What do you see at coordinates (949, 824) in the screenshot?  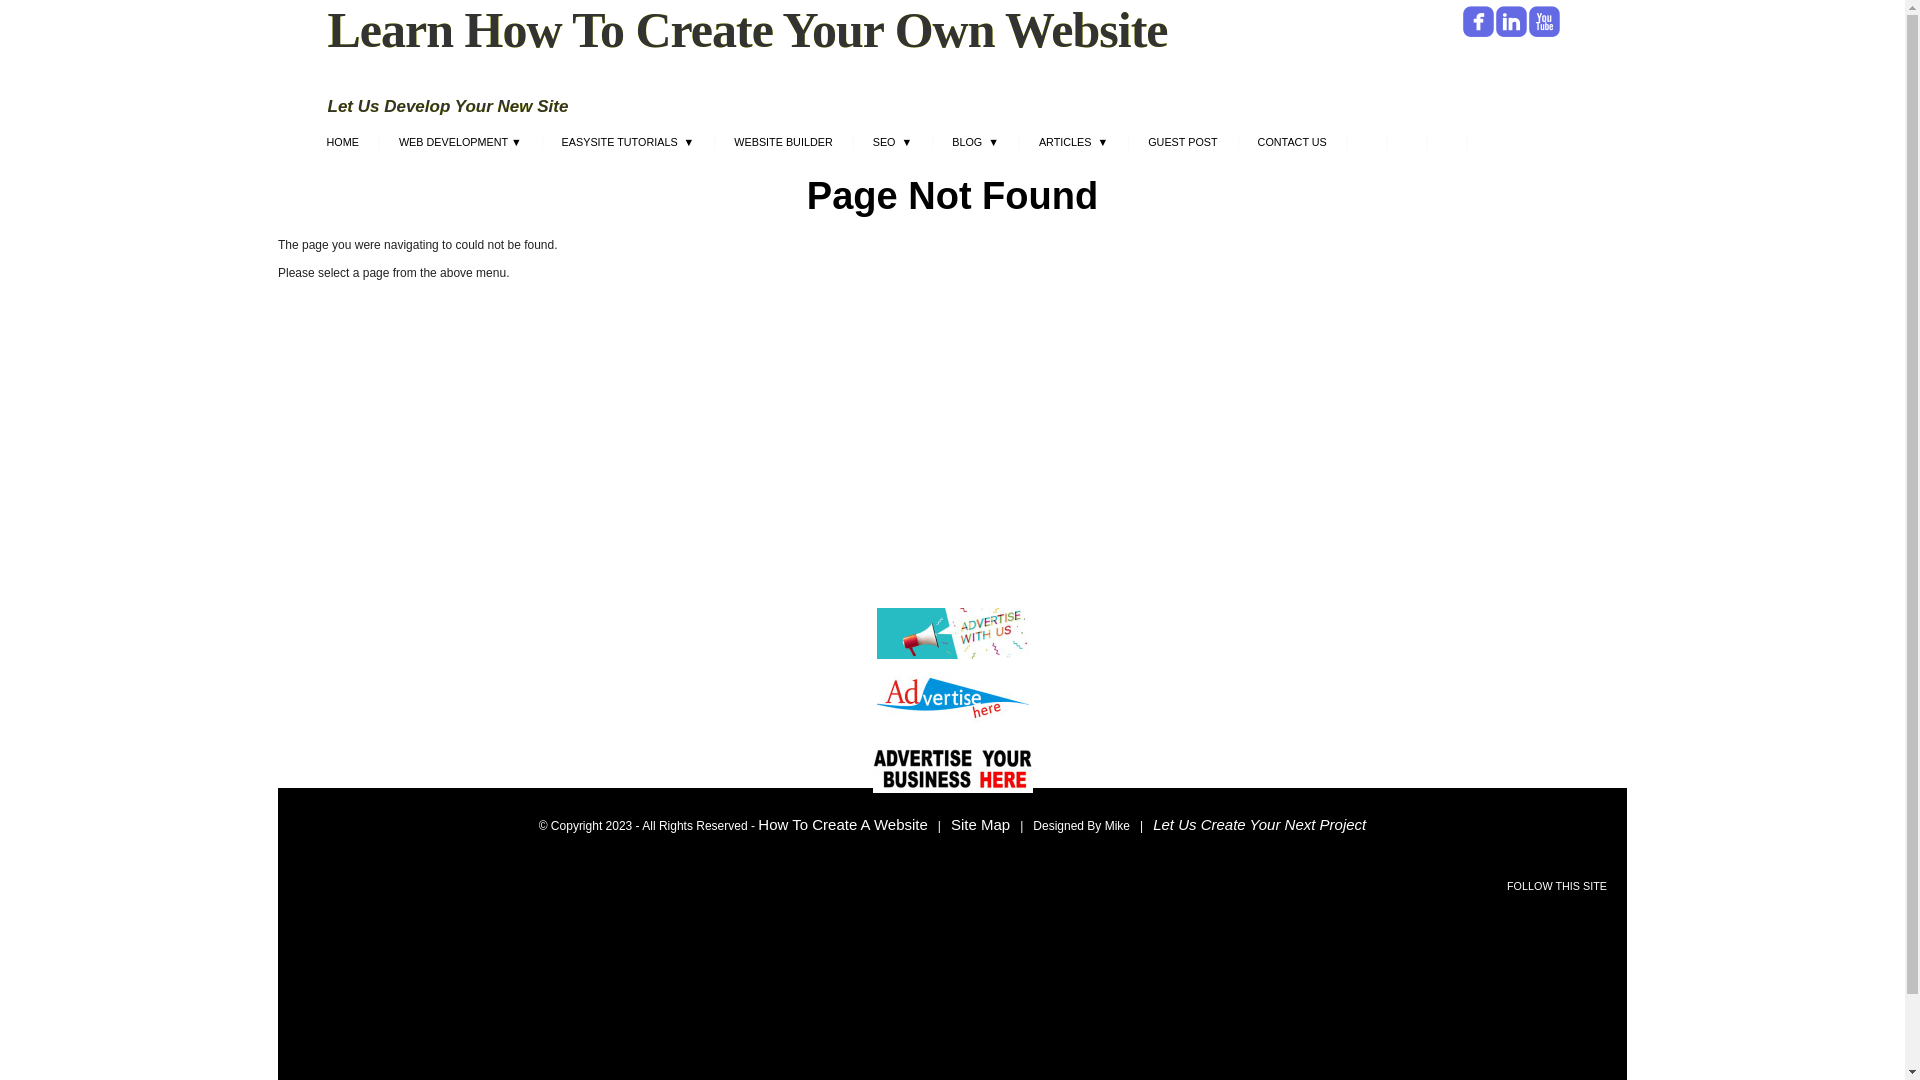 I see `'Site Map'` at bounding box center [949, 824].